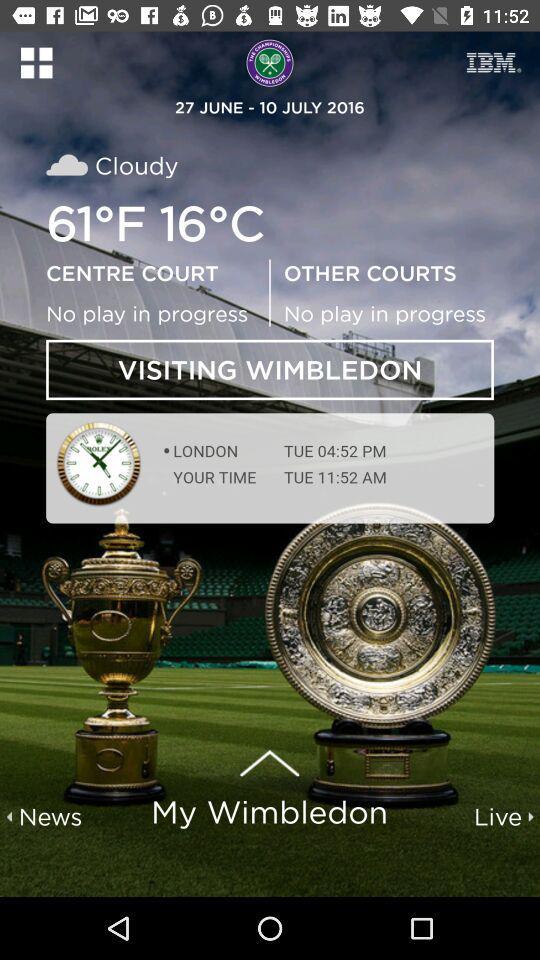 This screenshot has height=960, width=540. What do you see at coordinates (493, 62) in the screenshot?
I see `the sliders icon` at bounding box center [493, 62].